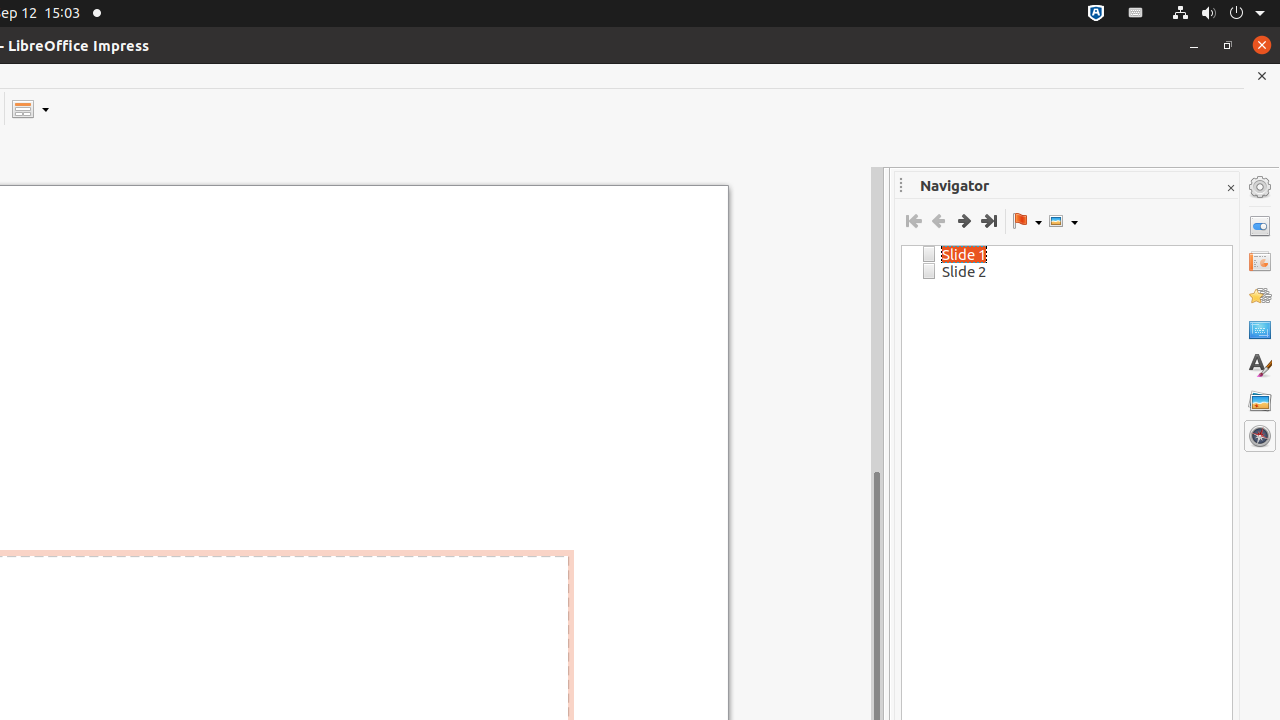 This screenshot has height=720, width=1280. I want to click on 'Animation', so click(1259, 295).